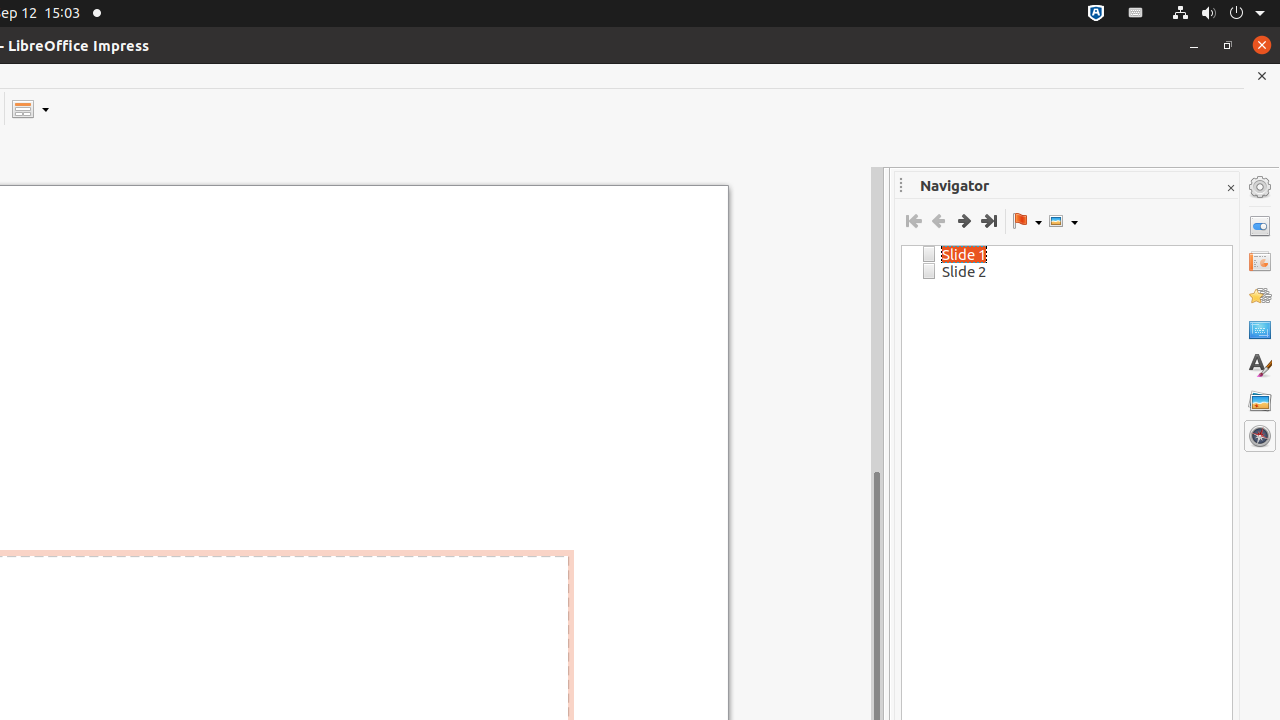 This screenshot has height=720, width=1280. I want to click on 'Animation', so click(1259, 295).